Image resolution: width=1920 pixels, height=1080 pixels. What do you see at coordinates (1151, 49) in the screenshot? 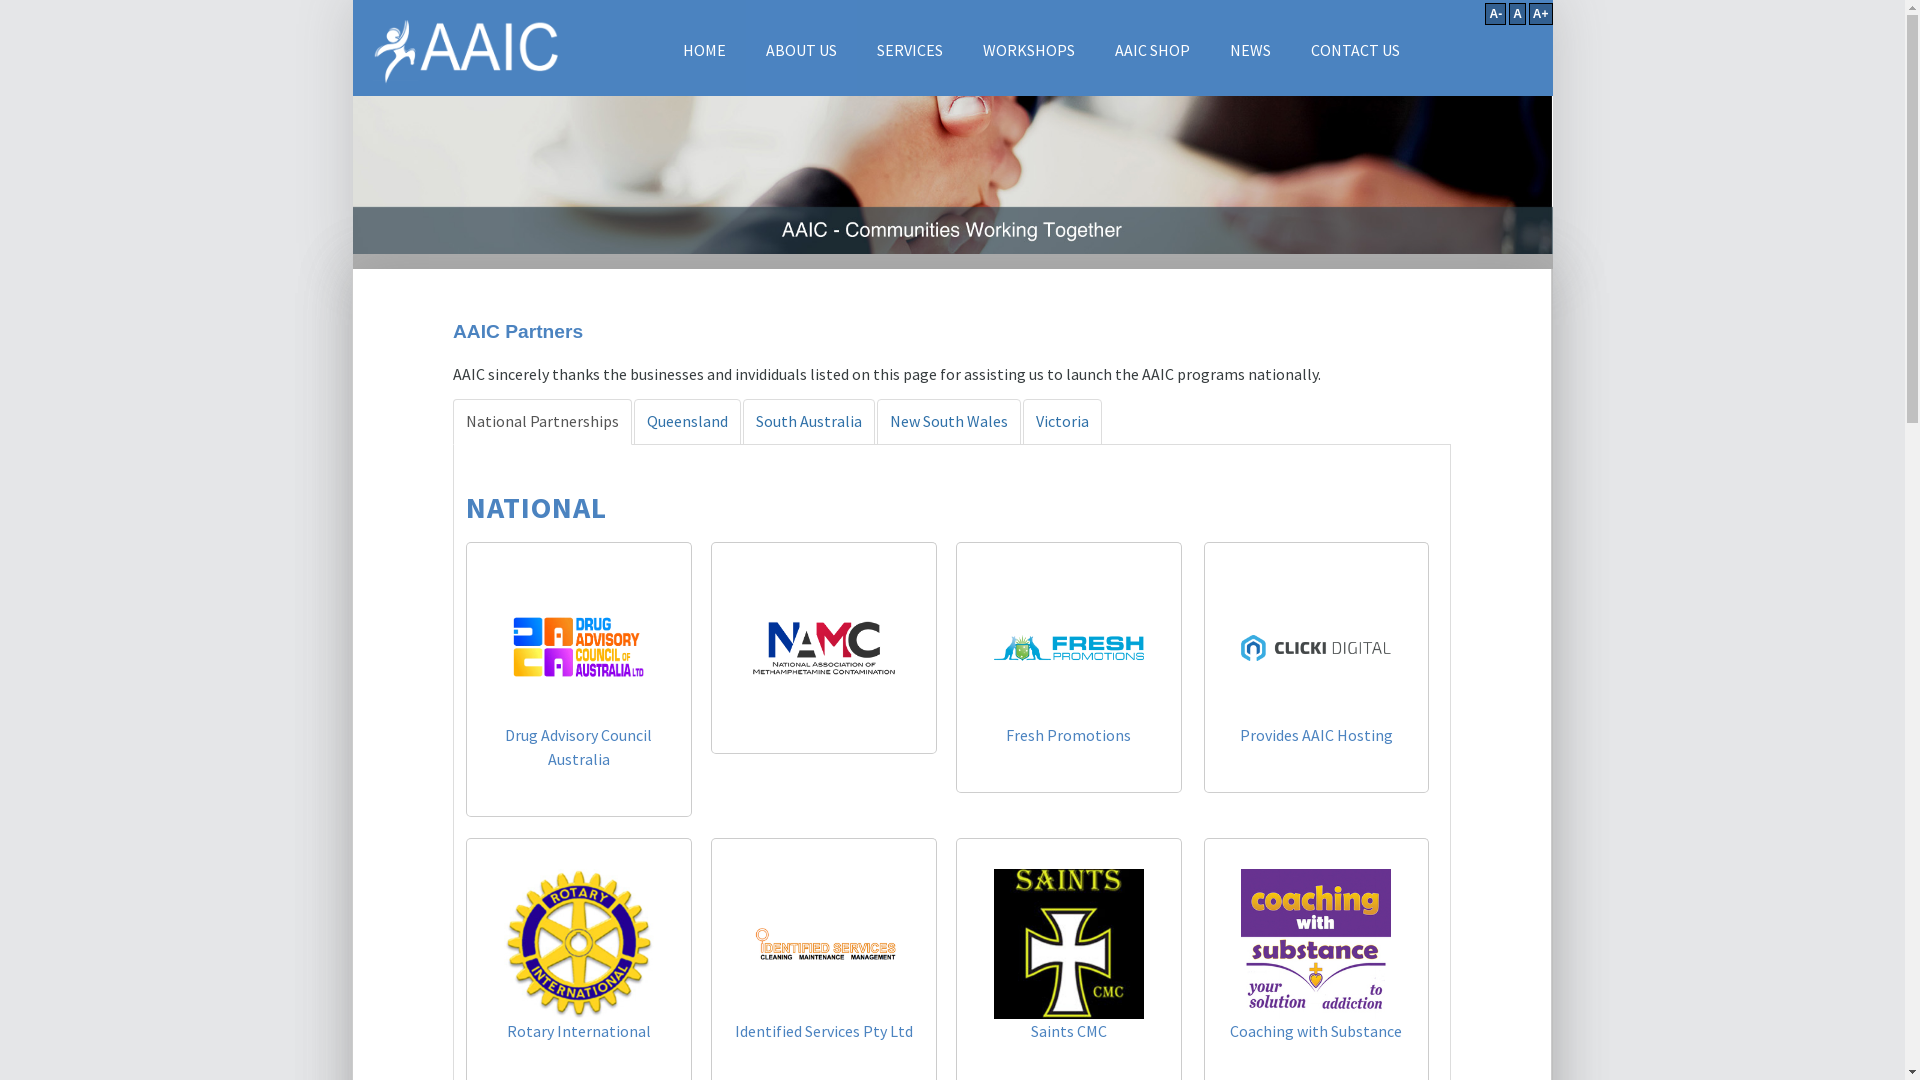
I see `'AAIC SHOP'` at bounding box center [1151, 49].